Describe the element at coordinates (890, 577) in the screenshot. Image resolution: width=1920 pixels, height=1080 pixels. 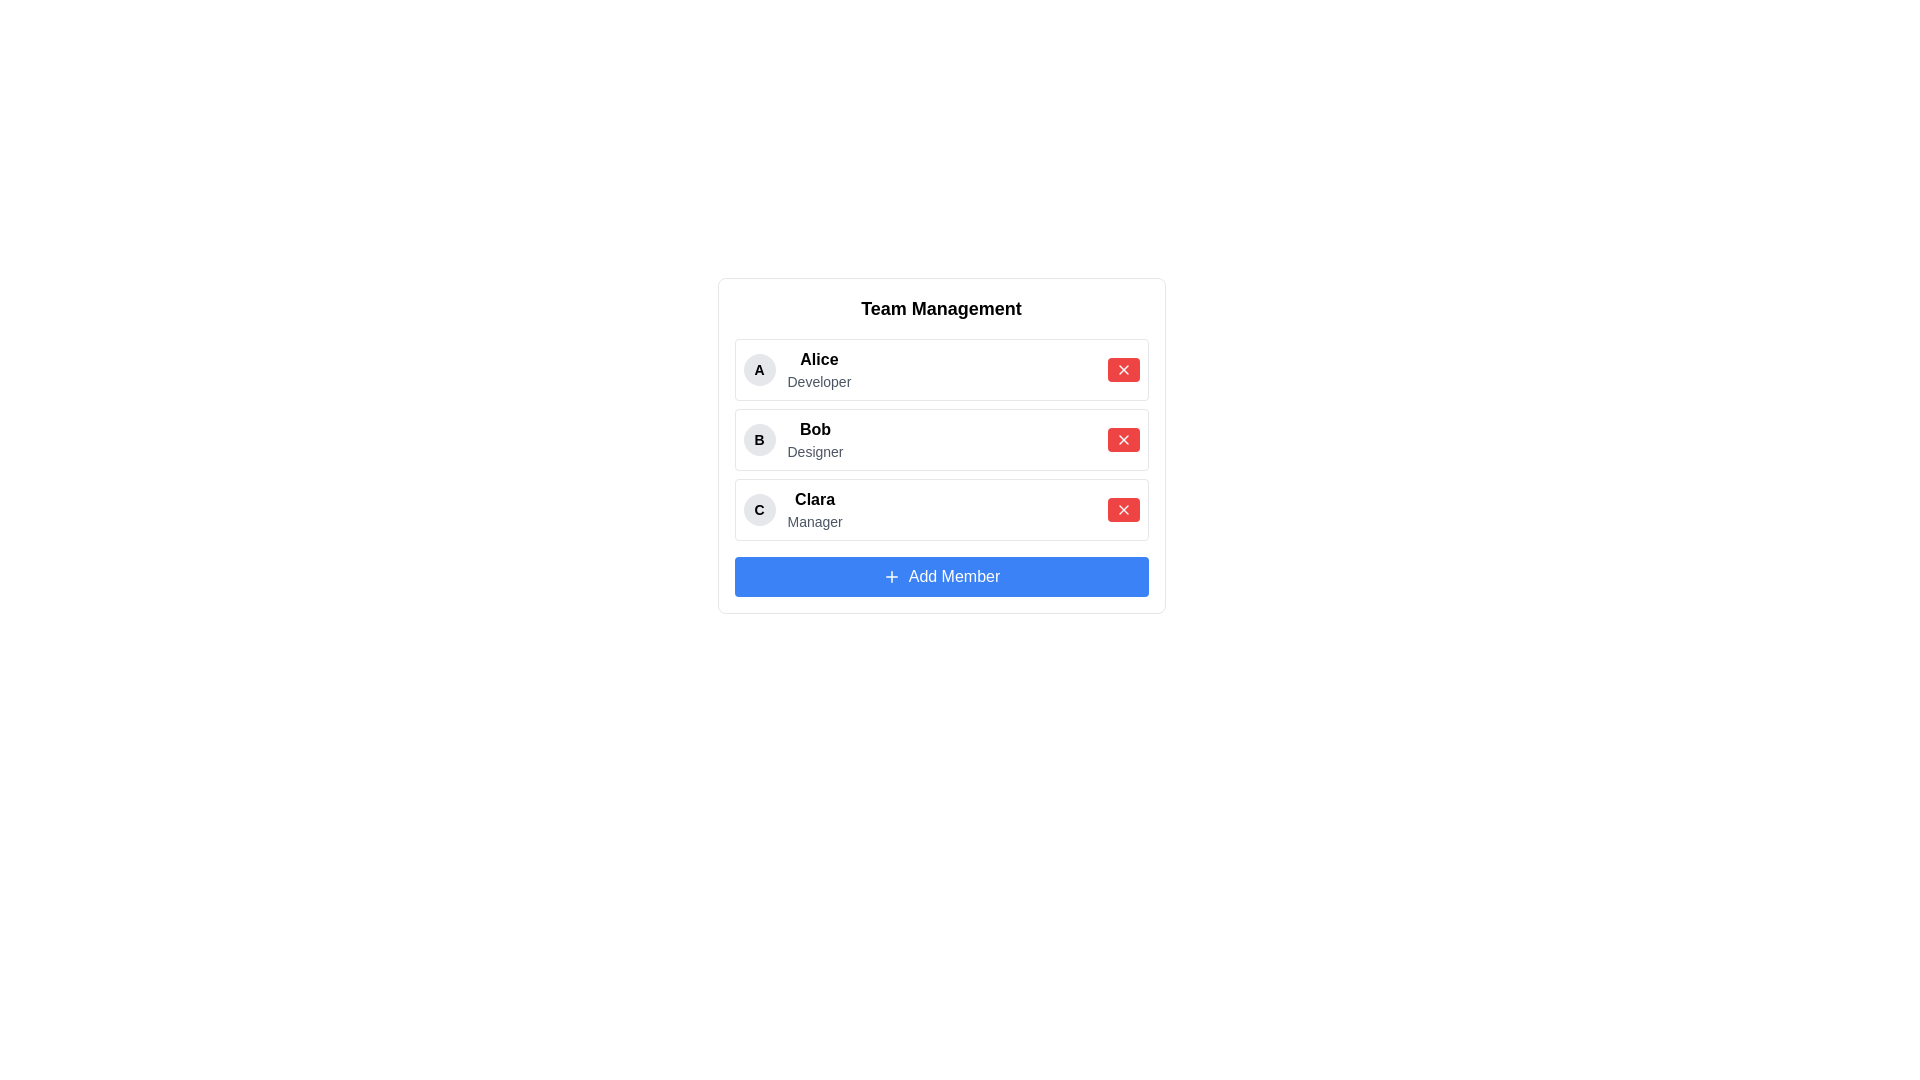
I see `the 'Add New Member' button located at the bottom of the 'Team Management' card` at that location.